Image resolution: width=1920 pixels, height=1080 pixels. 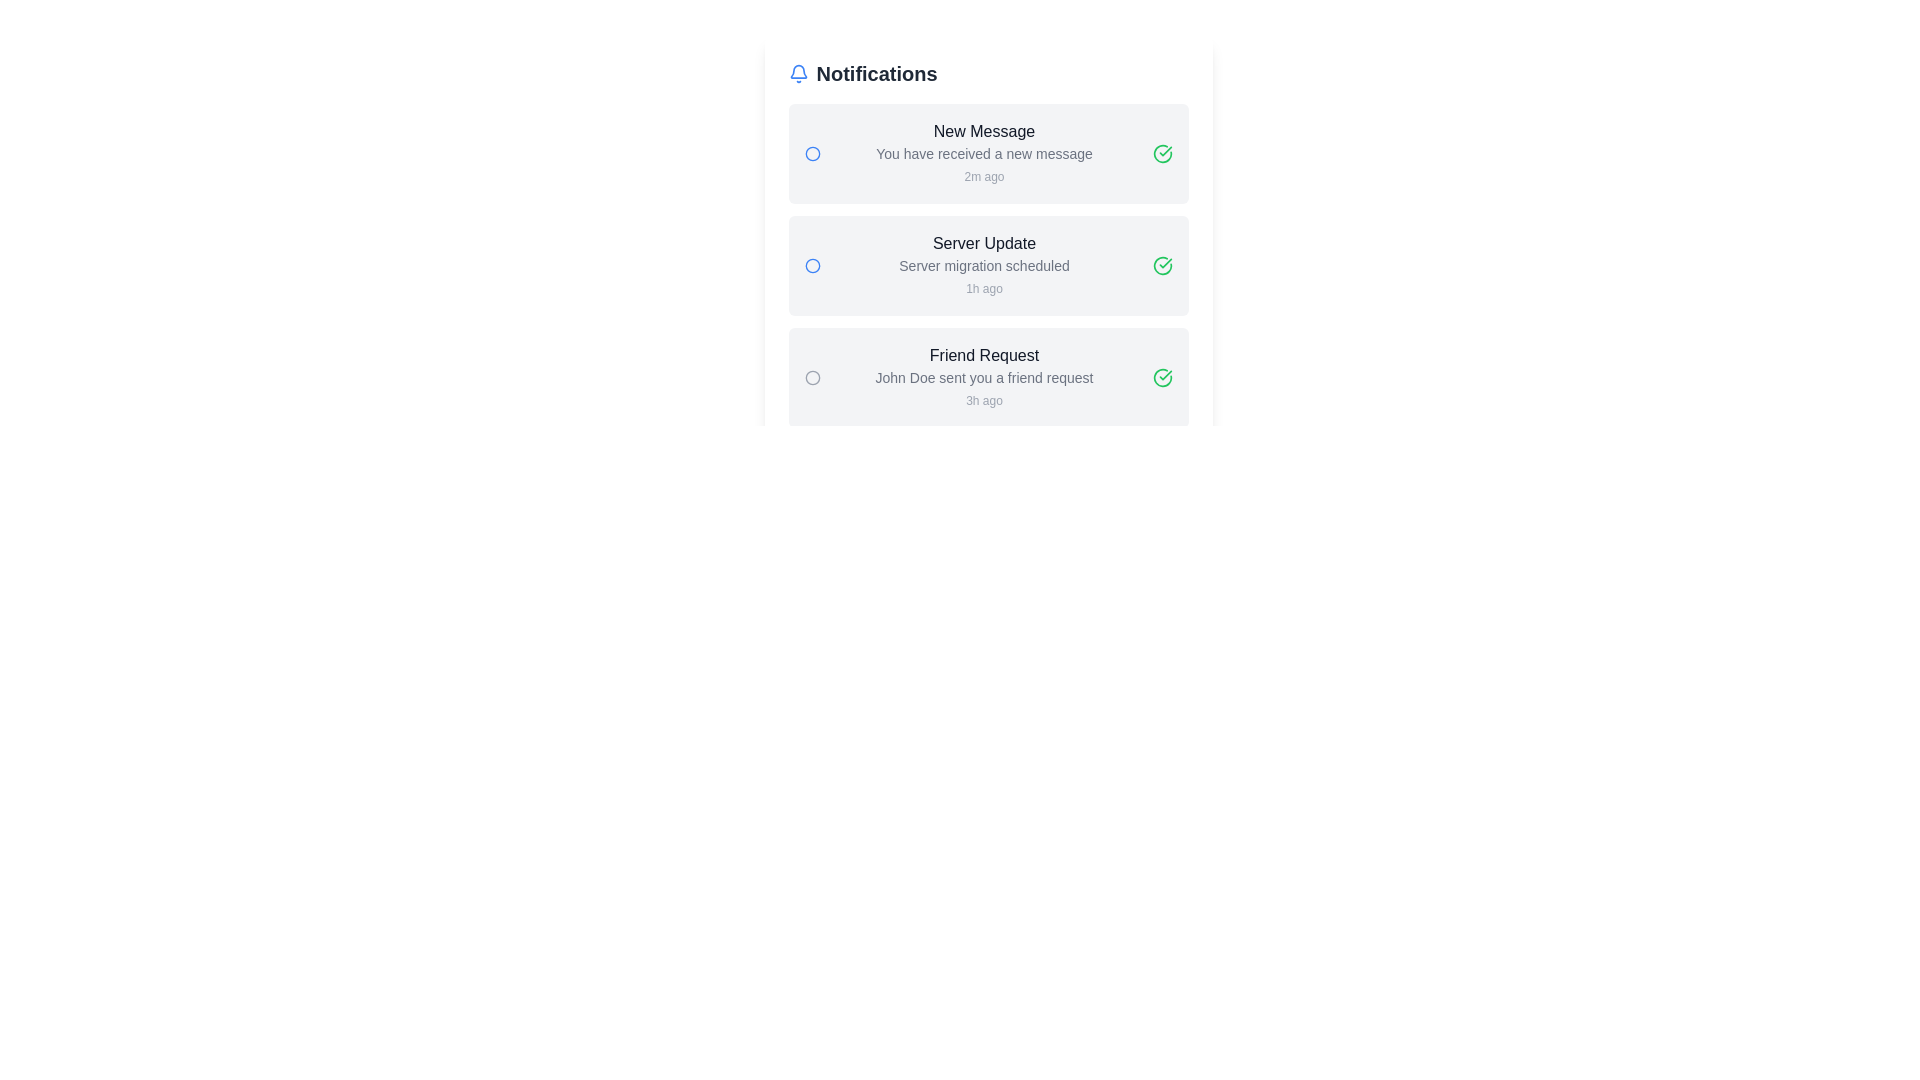 What do you see at coordinates (988, 378) in the screenshot?
I see `the interactive elements within the 'Friend Request' notification card, which is the third card in a vertical list of notifications` at bounding box center [988, 378].